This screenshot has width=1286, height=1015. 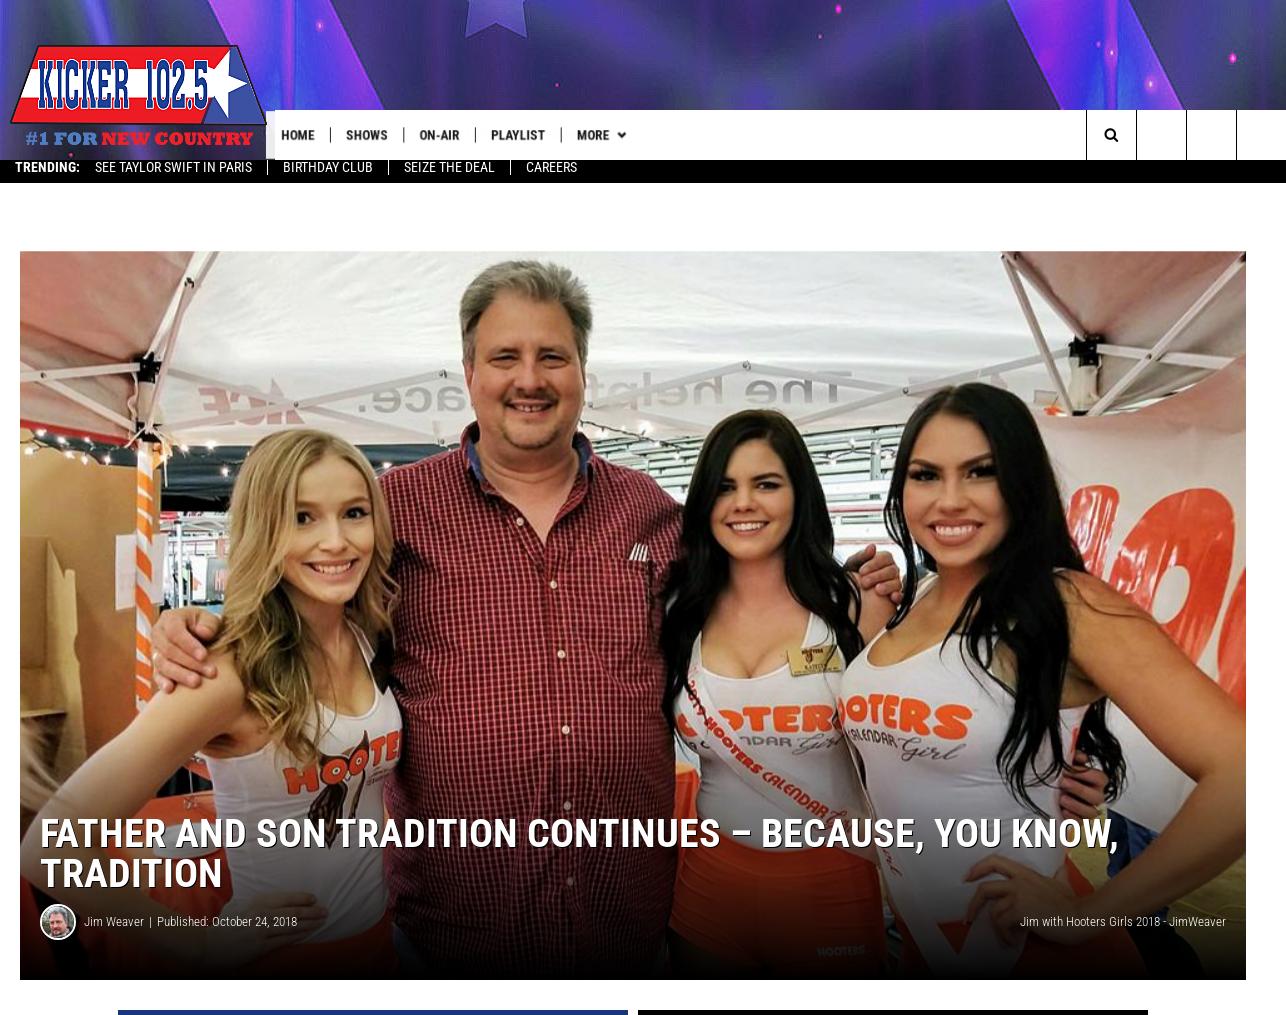 I want to click on 'Home', so click(x=308, y=134).